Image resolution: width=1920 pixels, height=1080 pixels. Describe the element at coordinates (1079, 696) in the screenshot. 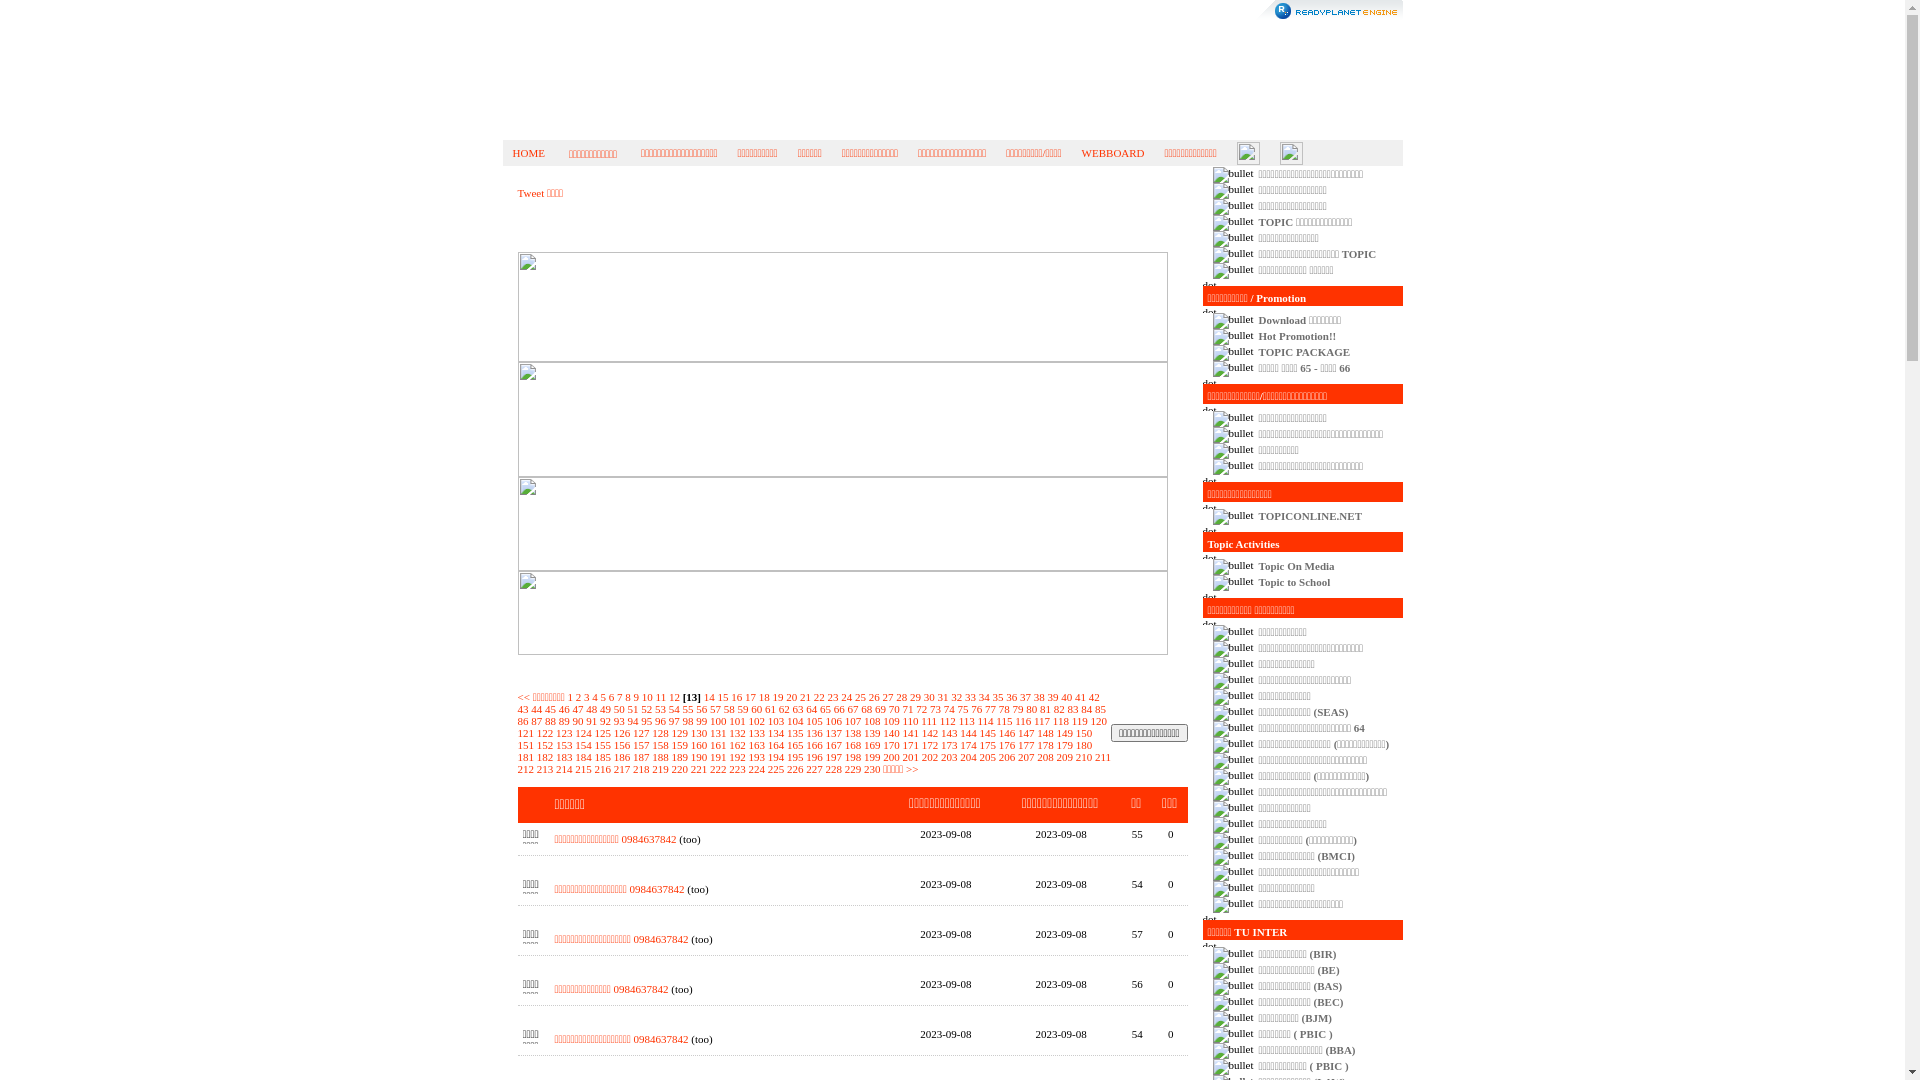

I see `'41'` at that location.